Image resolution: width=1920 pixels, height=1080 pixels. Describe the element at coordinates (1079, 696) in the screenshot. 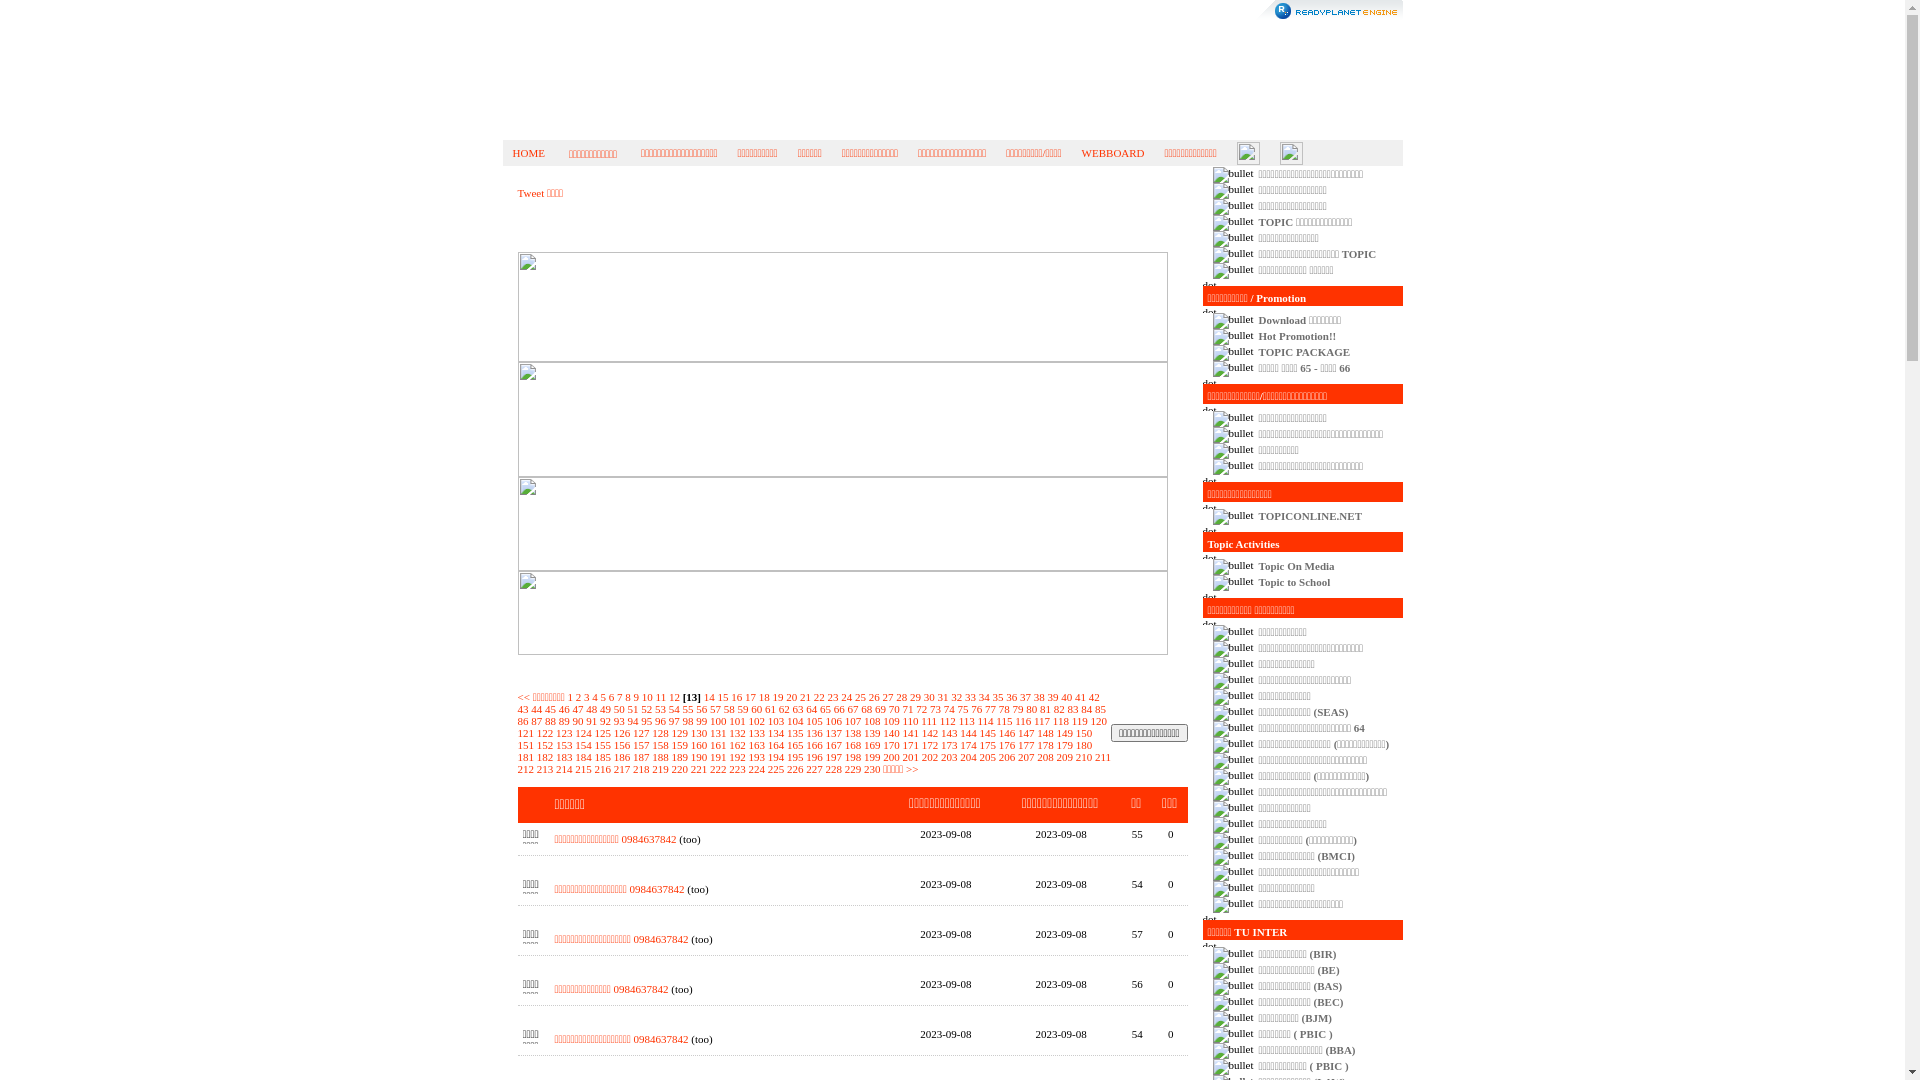

I see `'41'` at that location.